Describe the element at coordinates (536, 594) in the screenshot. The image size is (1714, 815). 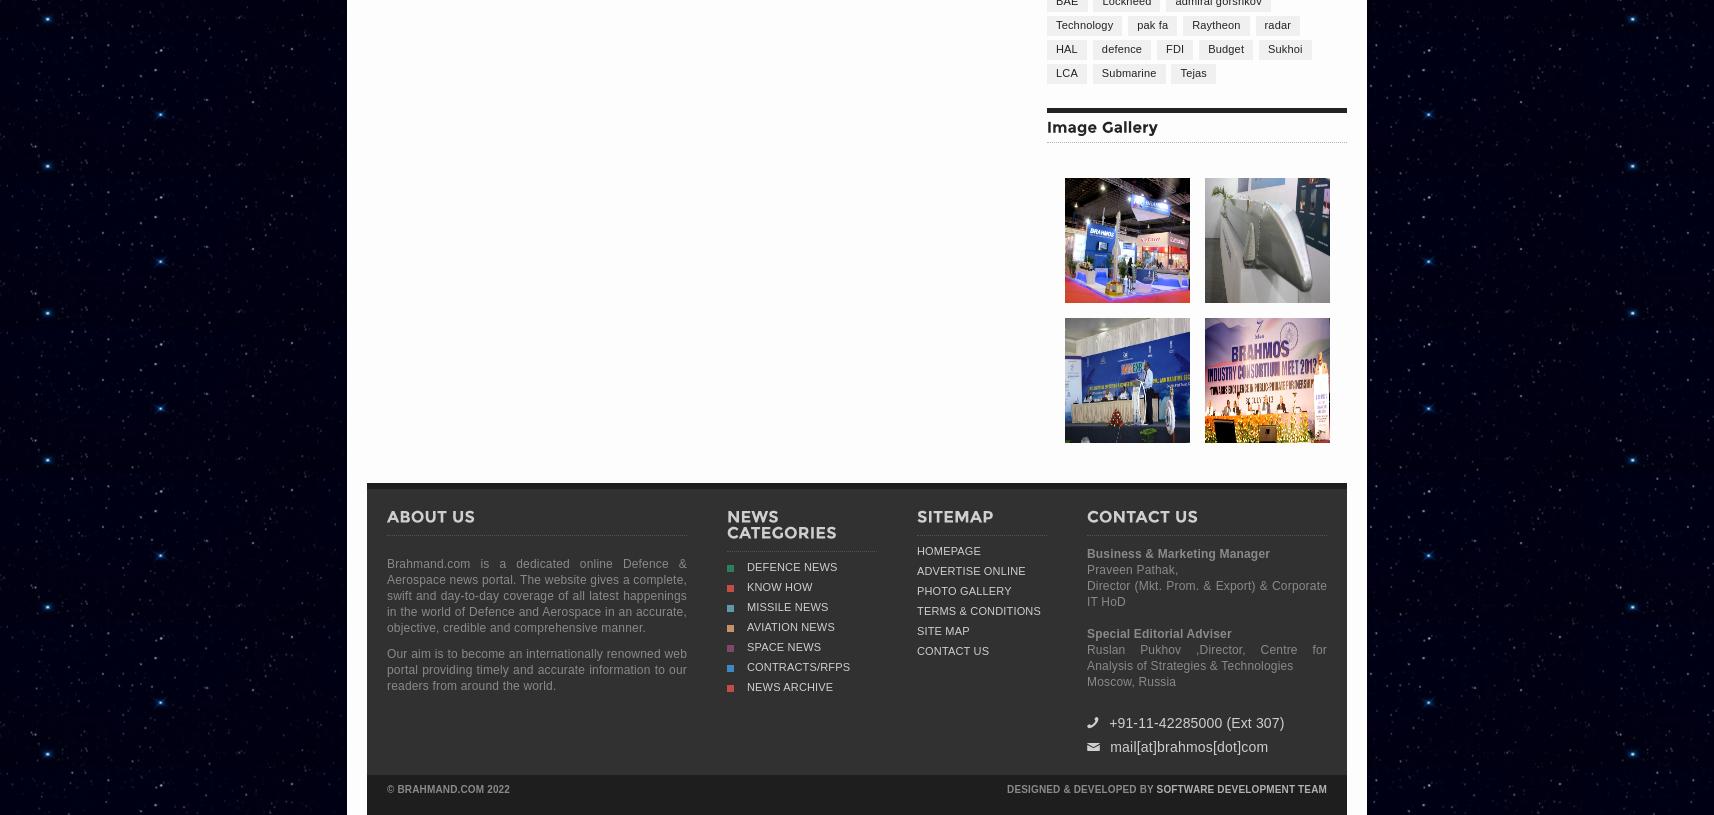
I see `'Brahmand.com is a dedicated online Defence & Aerospace news portal. The website gives a complete, swift and day-to-day coverage of all latest happenings in the world of Defence and Aerospace in an accurate, objective, credible and comprehensive manner.'` at that location.